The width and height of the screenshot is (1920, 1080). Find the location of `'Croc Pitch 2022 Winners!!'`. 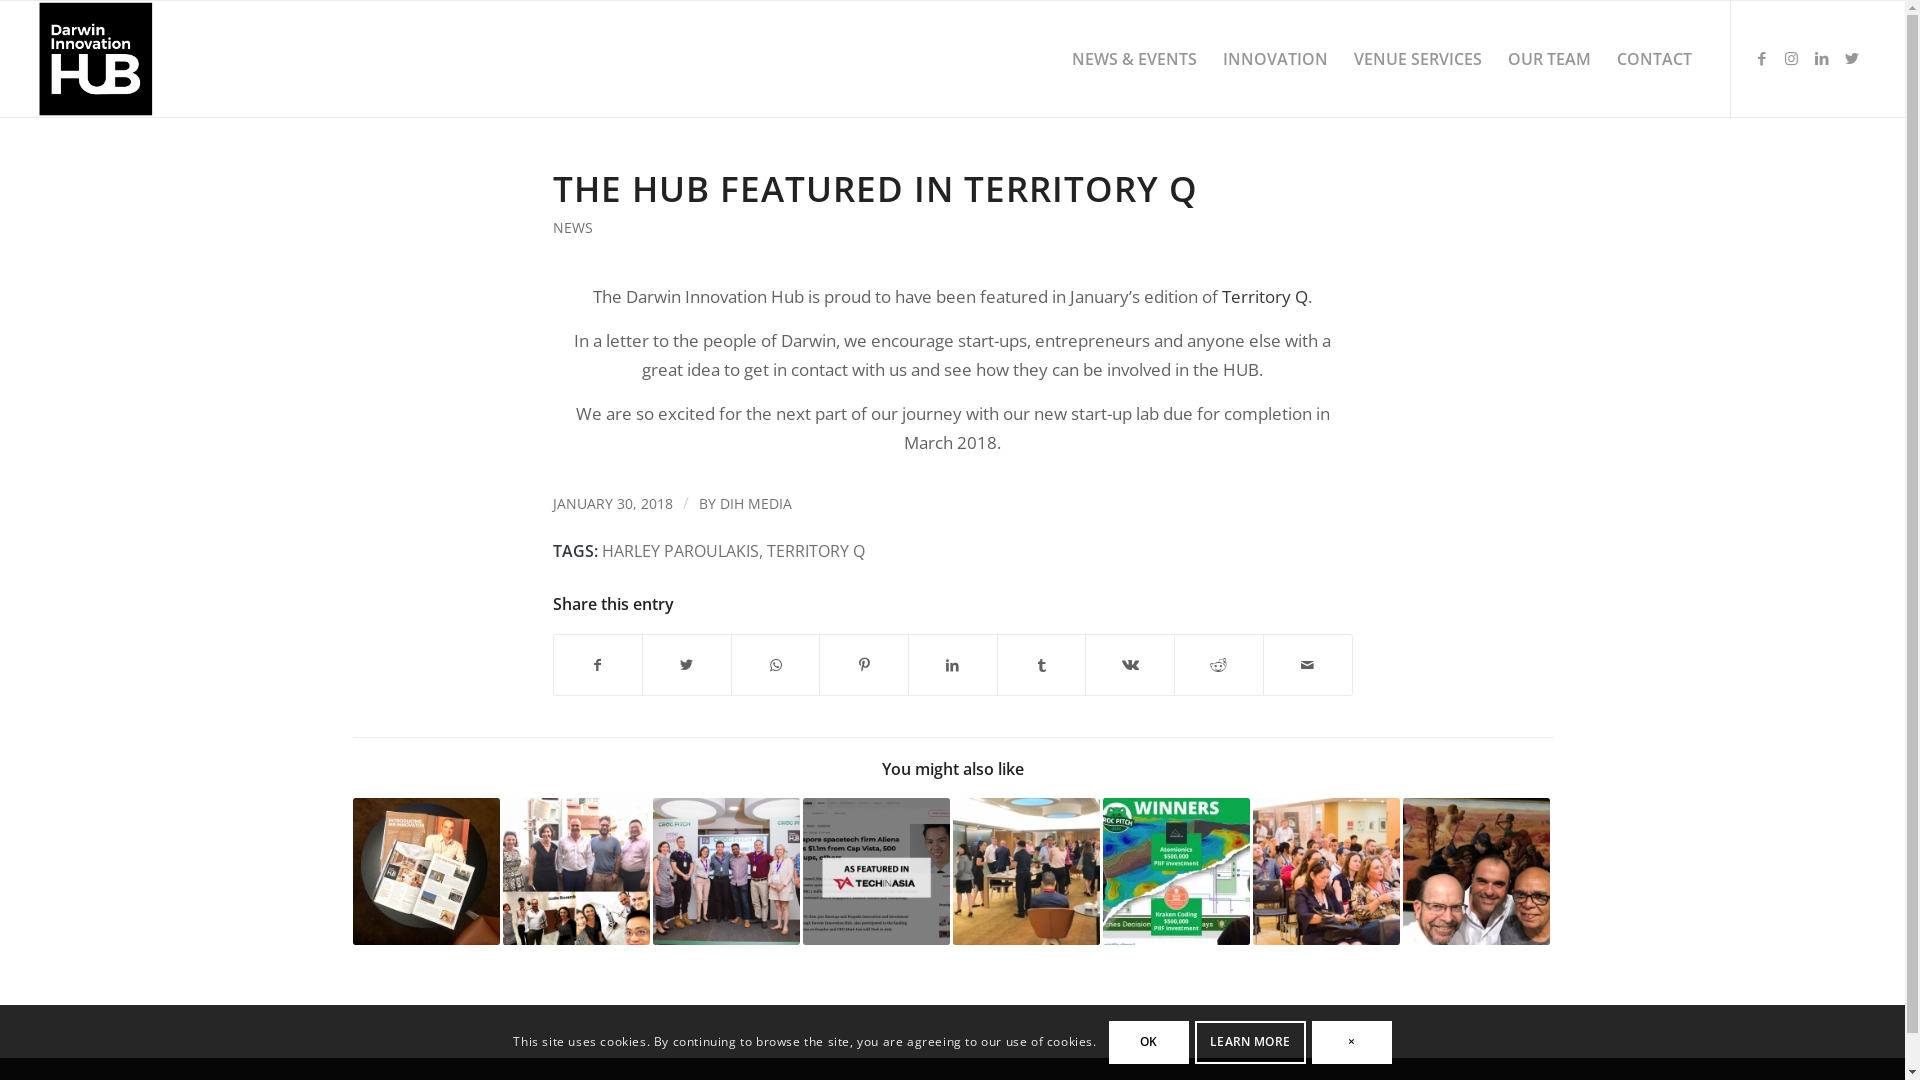

'Croc Pitch 2022 Winners!!' is located at coordinates (1175, 870).